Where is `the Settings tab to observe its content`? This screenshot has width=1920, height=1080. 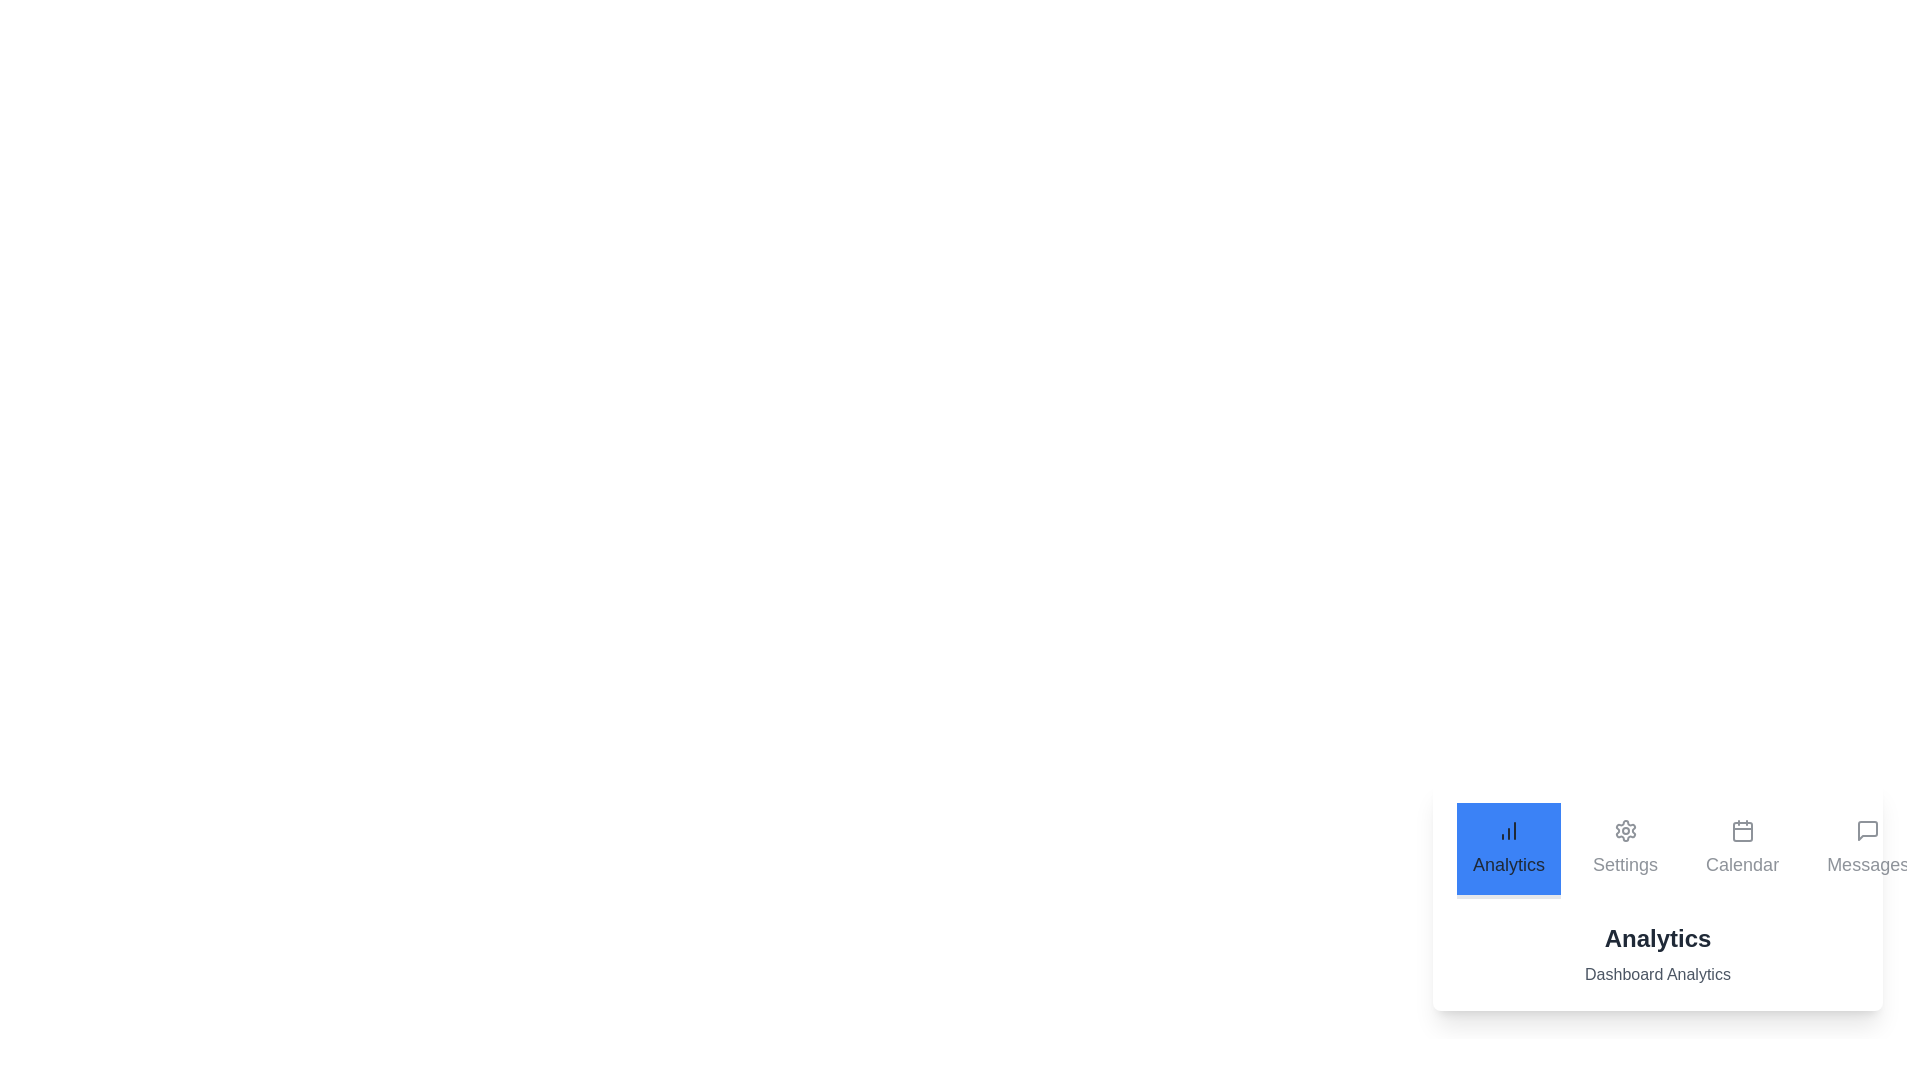 the Settings tab to observe its content is located at coordinates (1625, 851).